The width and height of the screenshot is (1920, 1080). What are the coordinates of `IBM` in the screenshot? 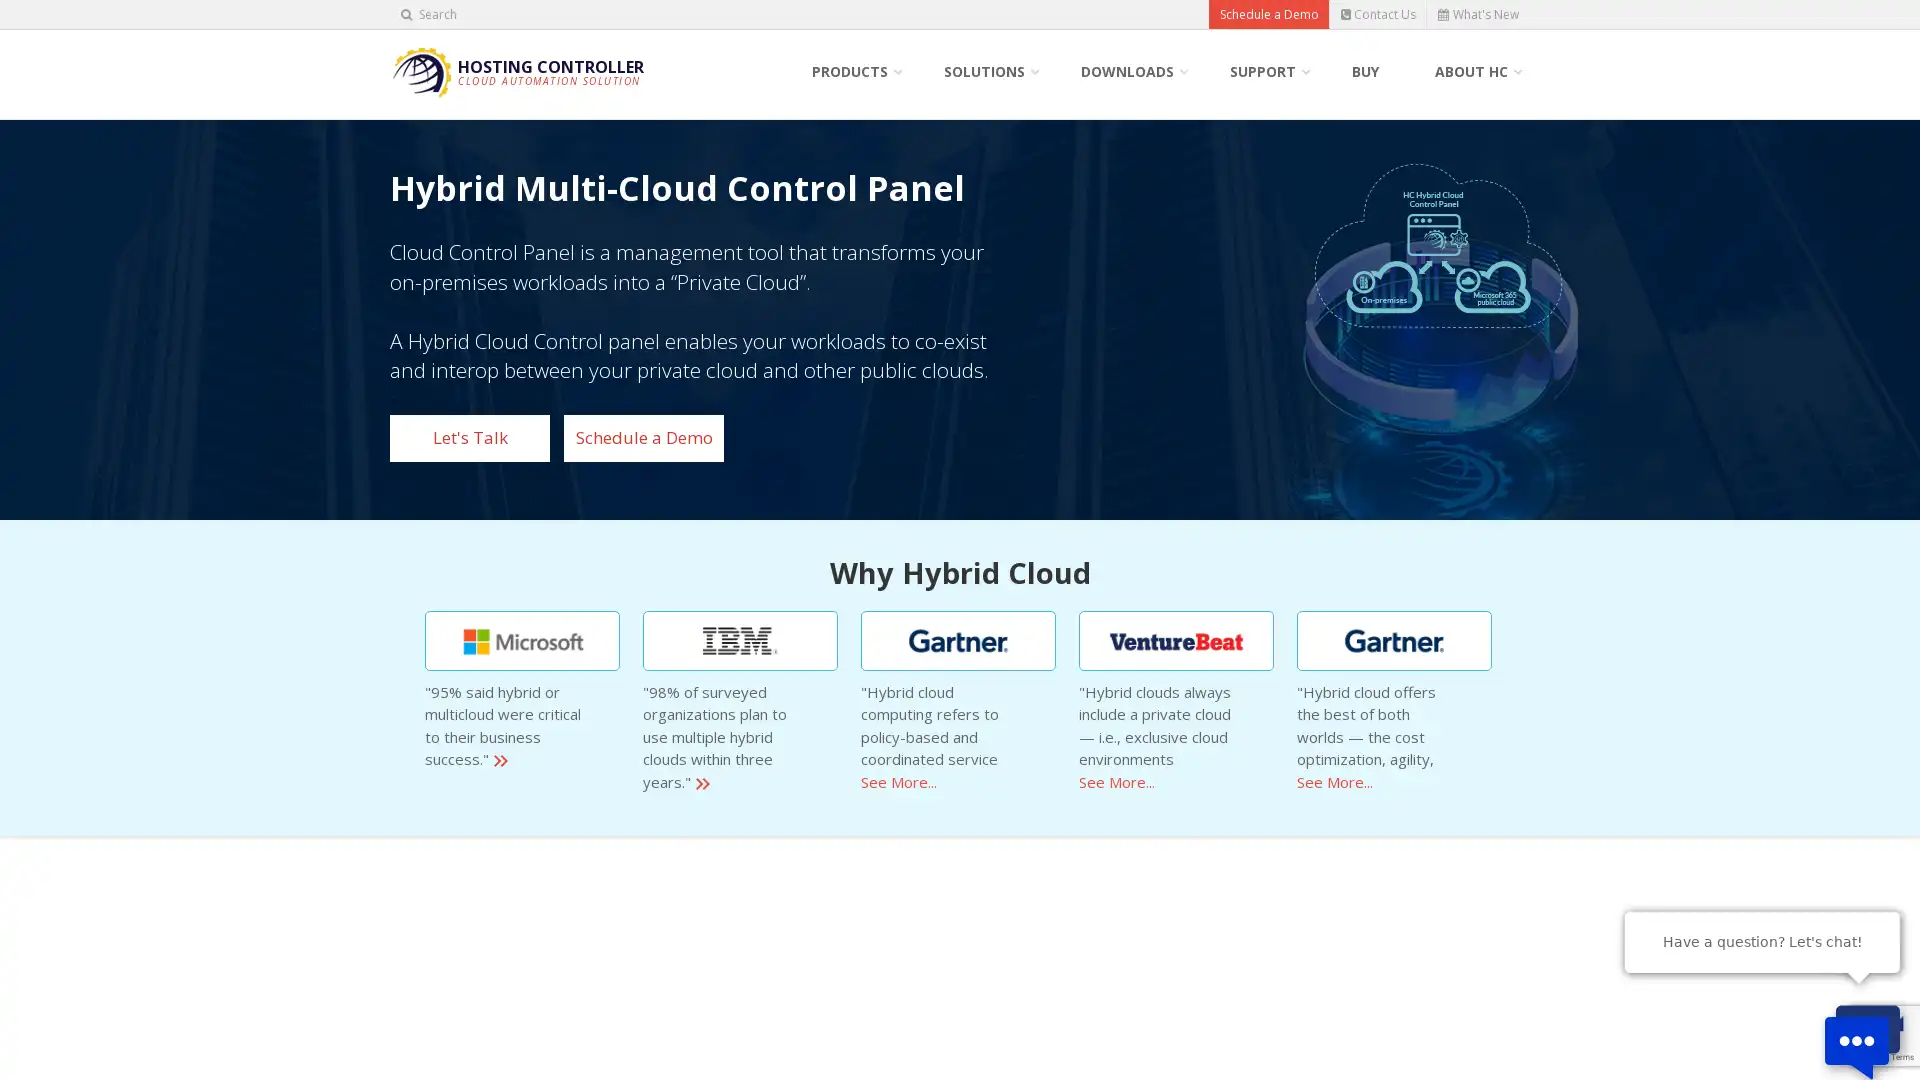 It's located at (739, 640).